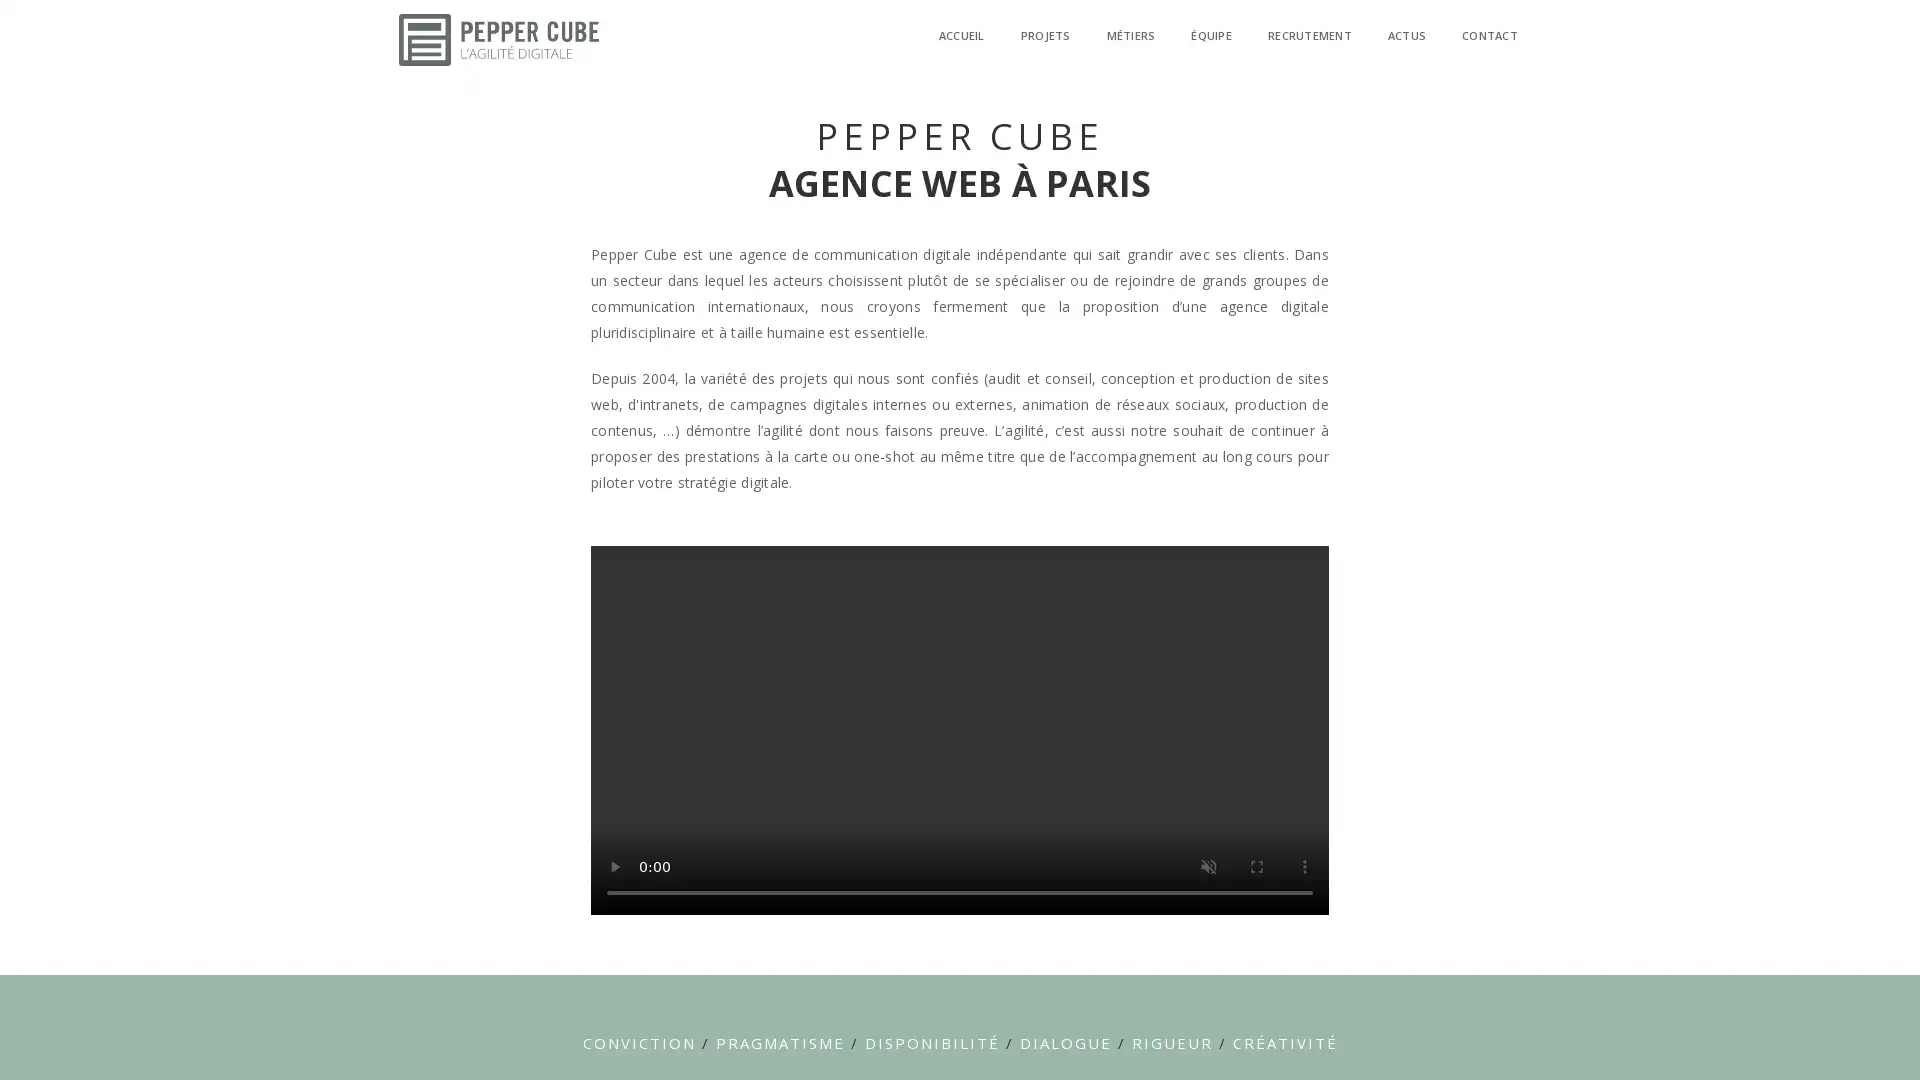  I want to click on play, so click(613, 866).